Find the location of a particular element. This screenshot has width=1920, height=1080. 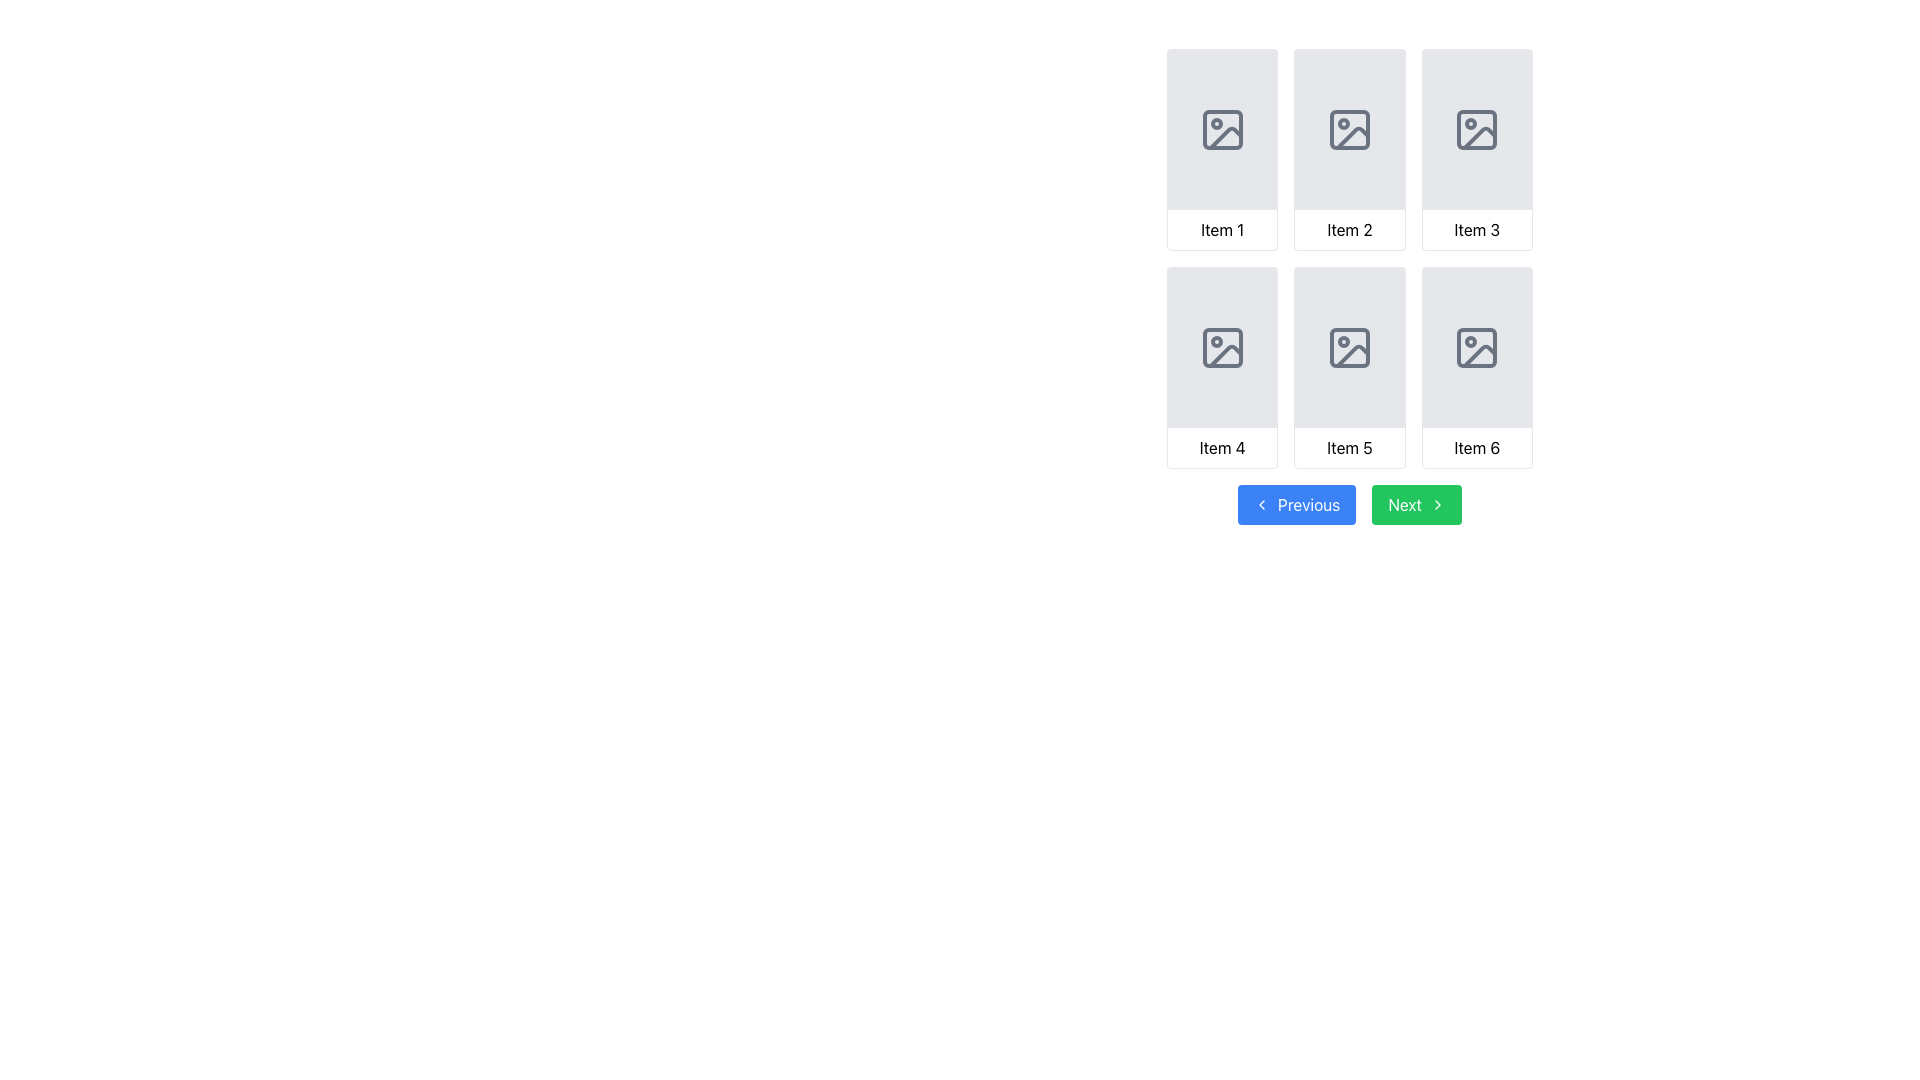

the label located at the bottom portion of the third item in the first row and third column of the grid is located at coordinates (1477, 229).